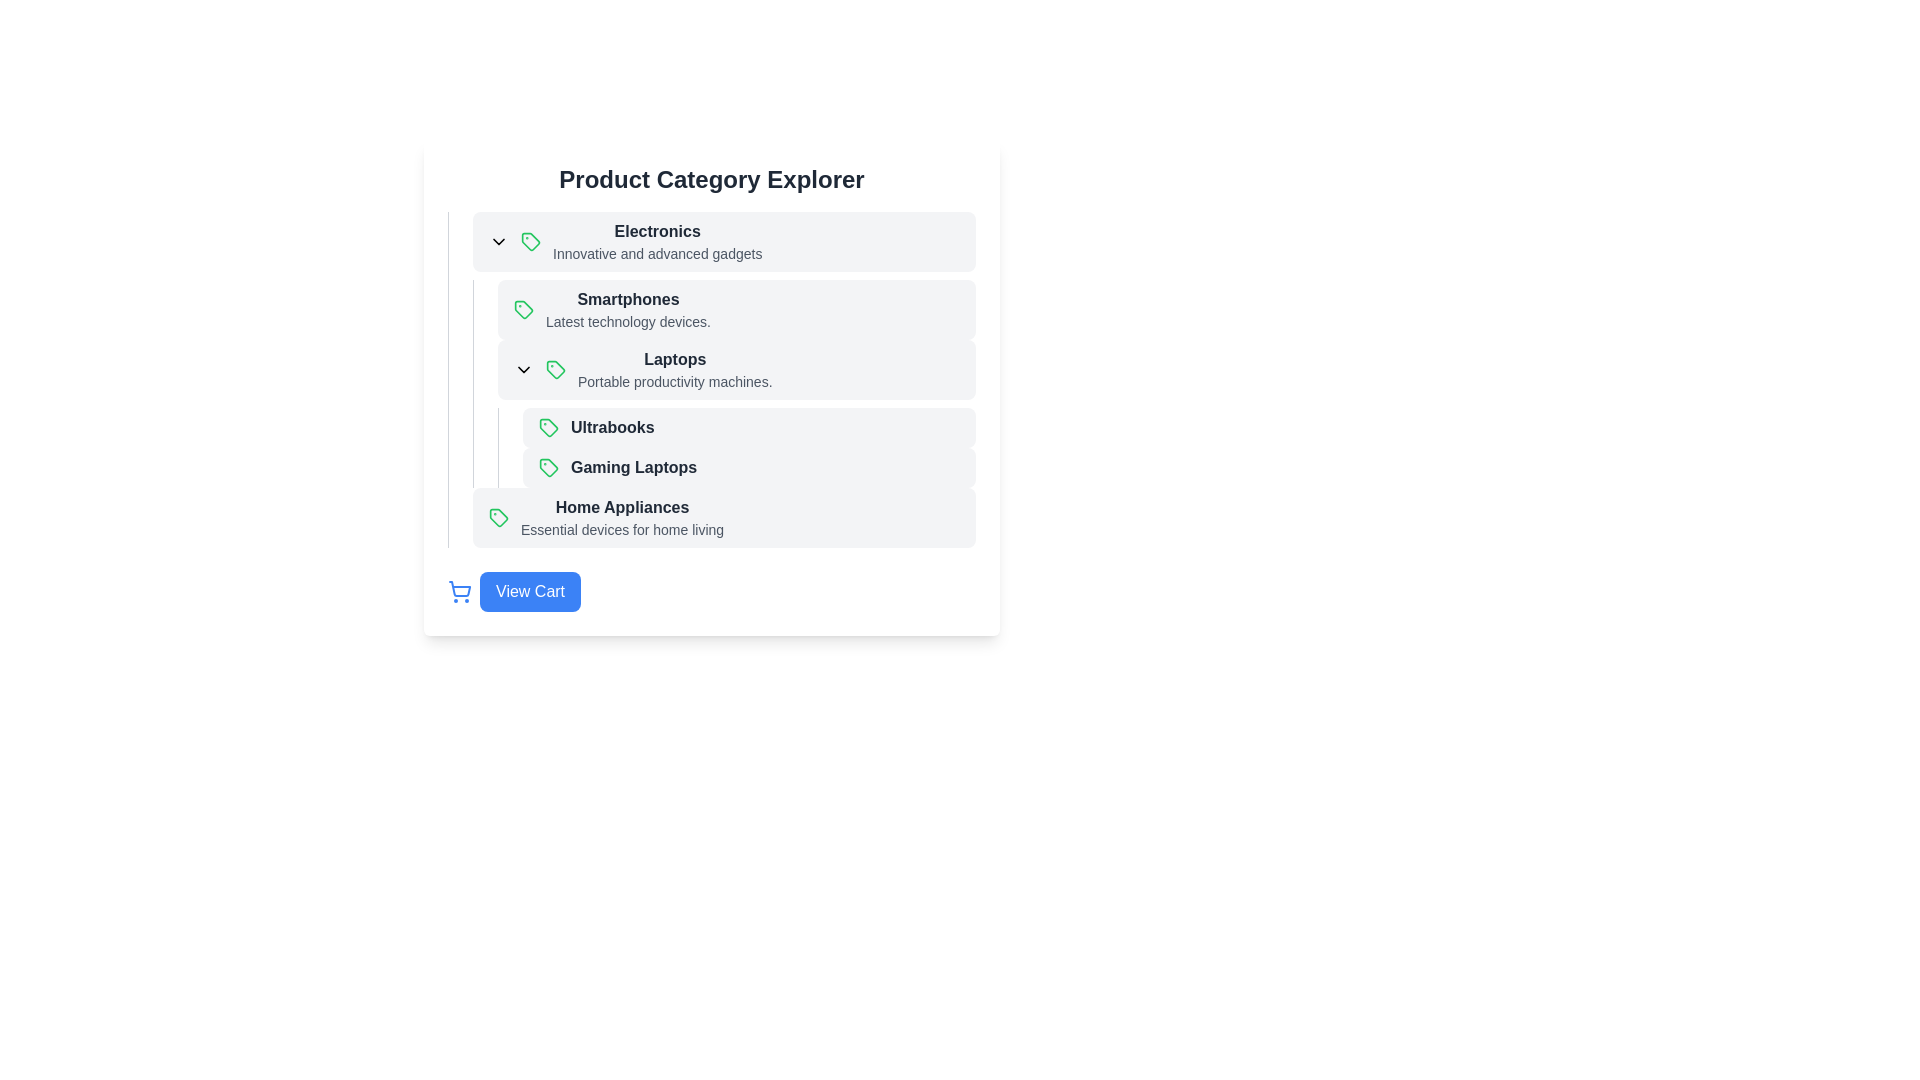 The height and width of the screenshot is (1080, 1920). What do you see at coordinates (675, 381) in the screenshot?
I see `the text element reading 'Portable productivity machines' located under the 'Laptops' label in the 'Product Category Explorer' section` at bounding box center [675, 381].